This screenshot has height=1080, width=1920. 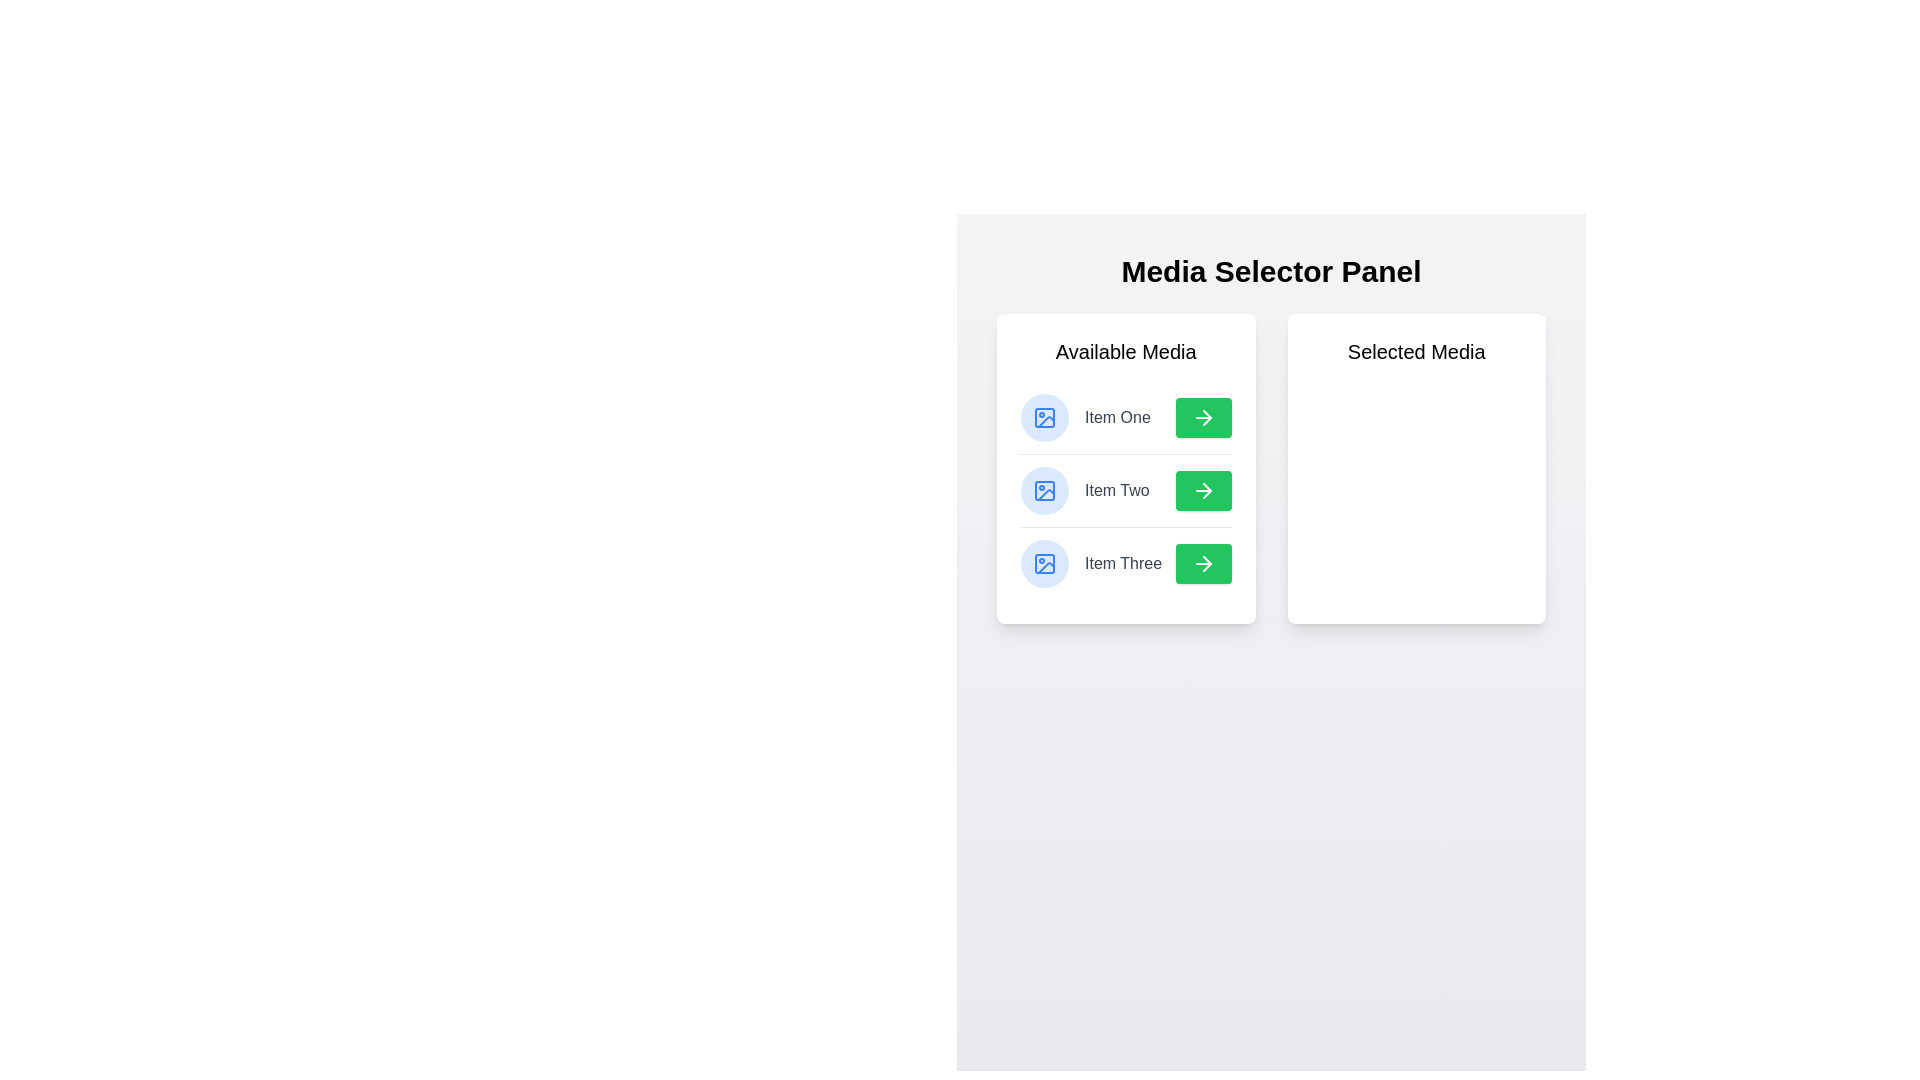 I want to click on the title text element in the 'Available Media' section, which serves as a label for the list of media items below it, so click(x=1126, y=350).